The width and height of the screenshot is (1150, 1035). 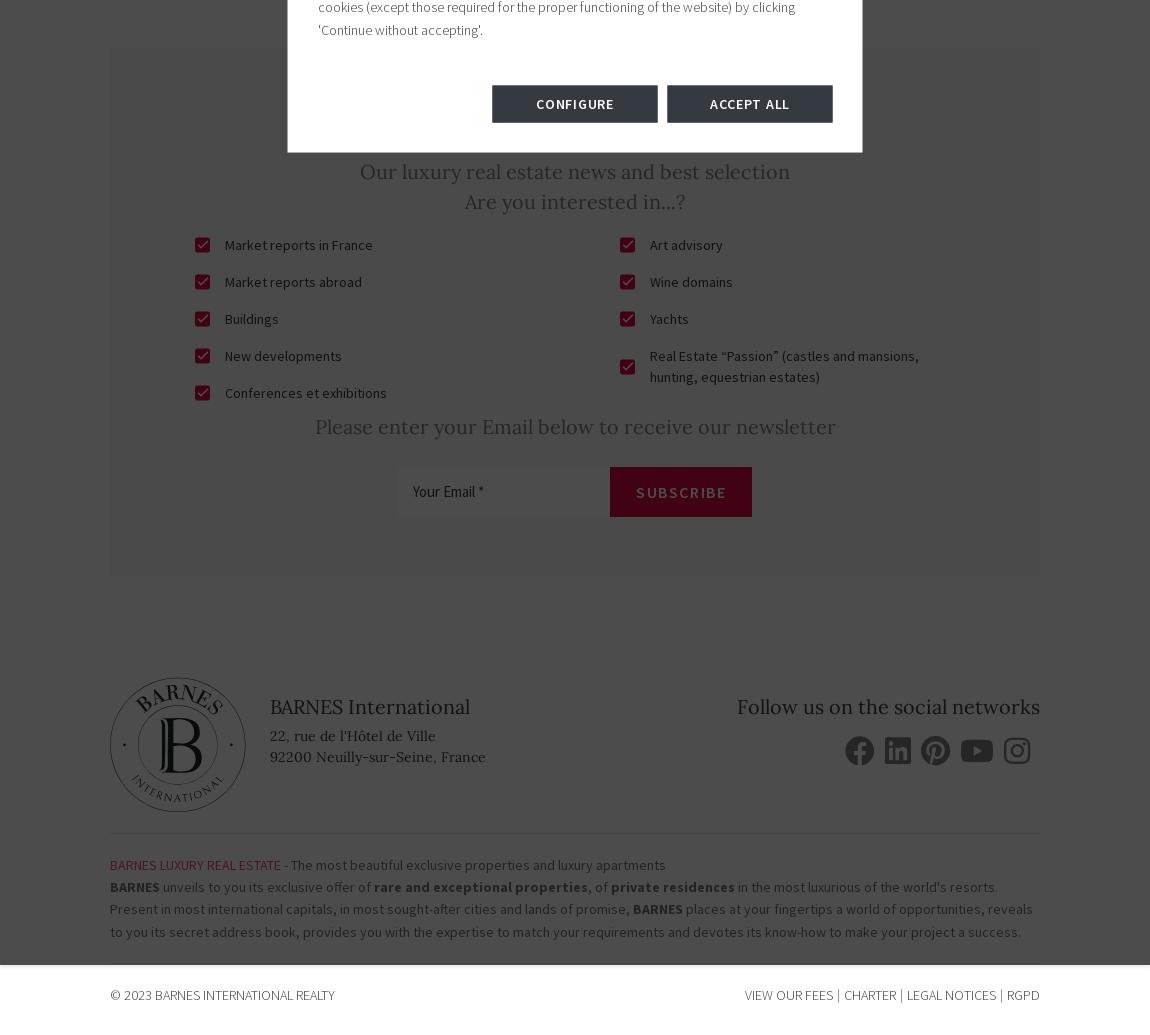 I want to click on 'New developments', so click(x=282, y=355).